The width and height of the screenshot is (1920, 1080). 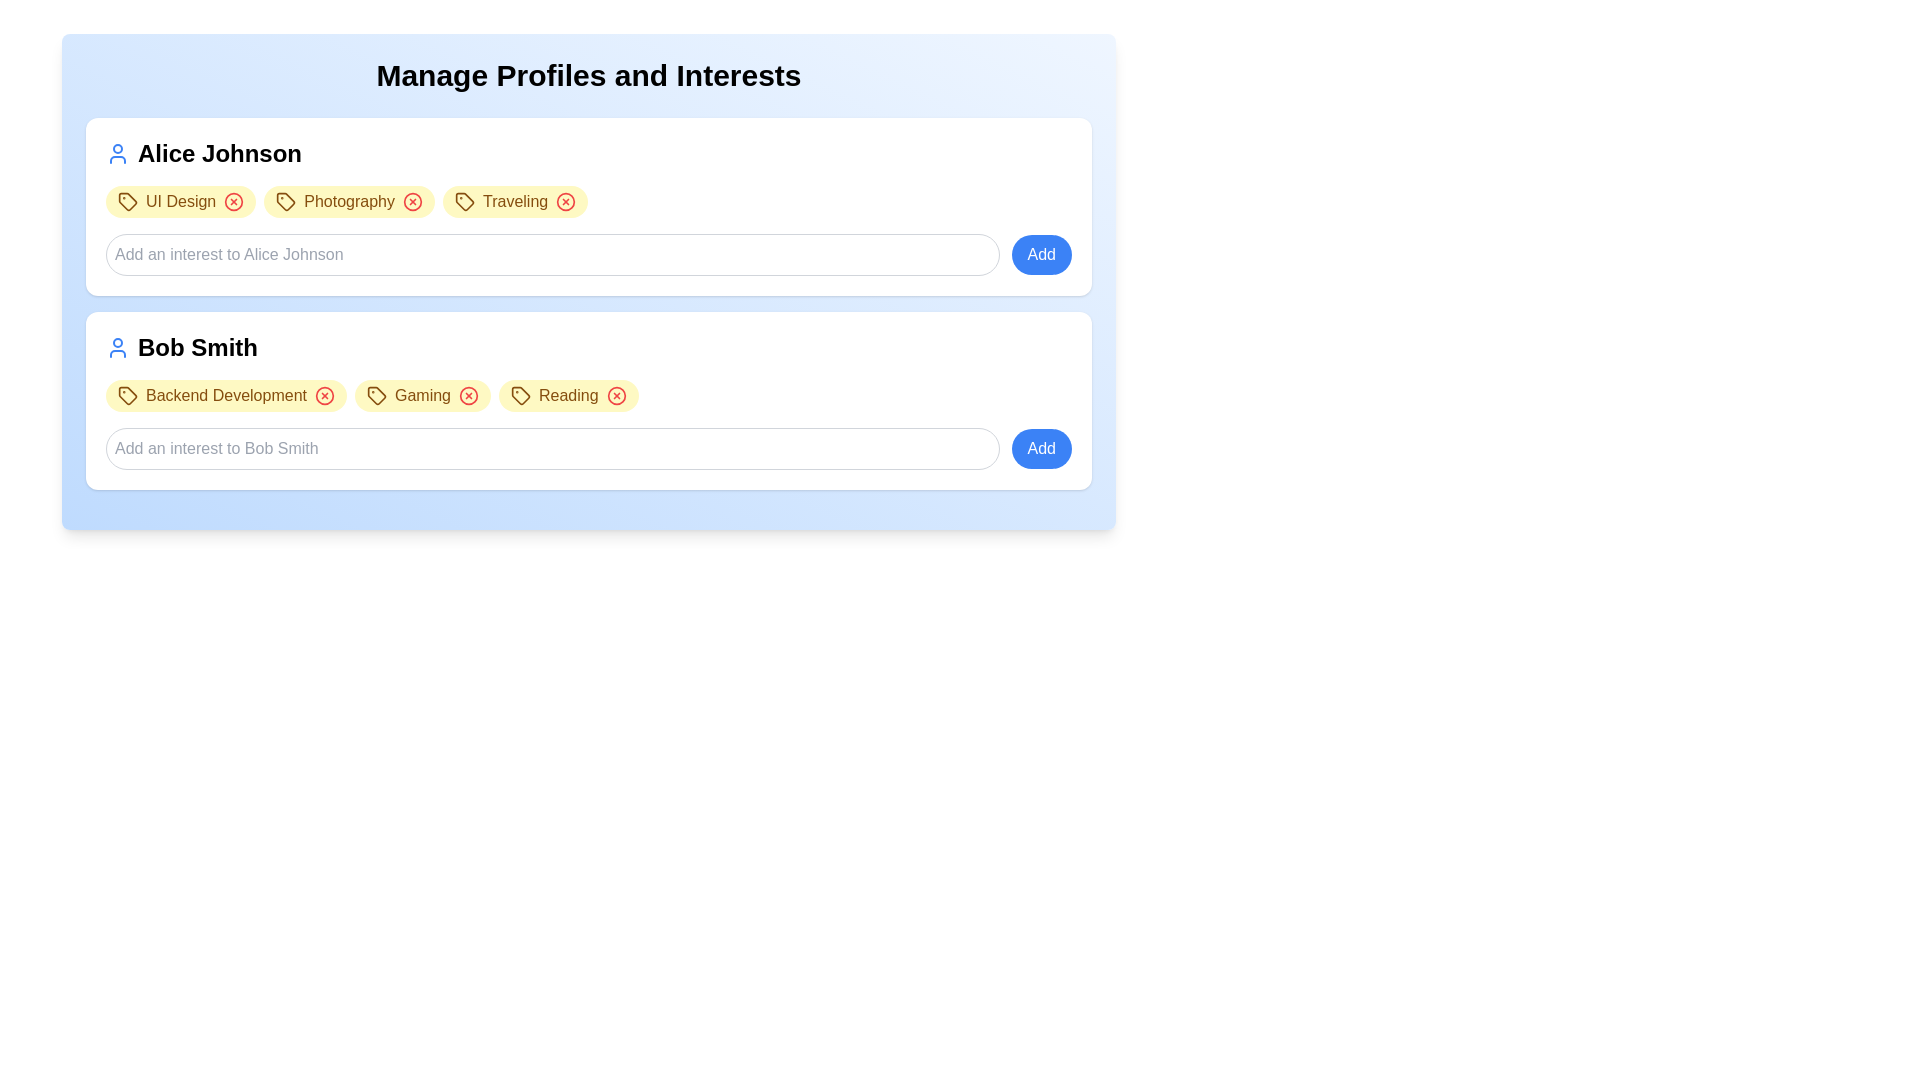 What do you see at coordinates (421, 396) in the screenshot?
I see `the red 'X' icon` at bounding box center [421, 396].